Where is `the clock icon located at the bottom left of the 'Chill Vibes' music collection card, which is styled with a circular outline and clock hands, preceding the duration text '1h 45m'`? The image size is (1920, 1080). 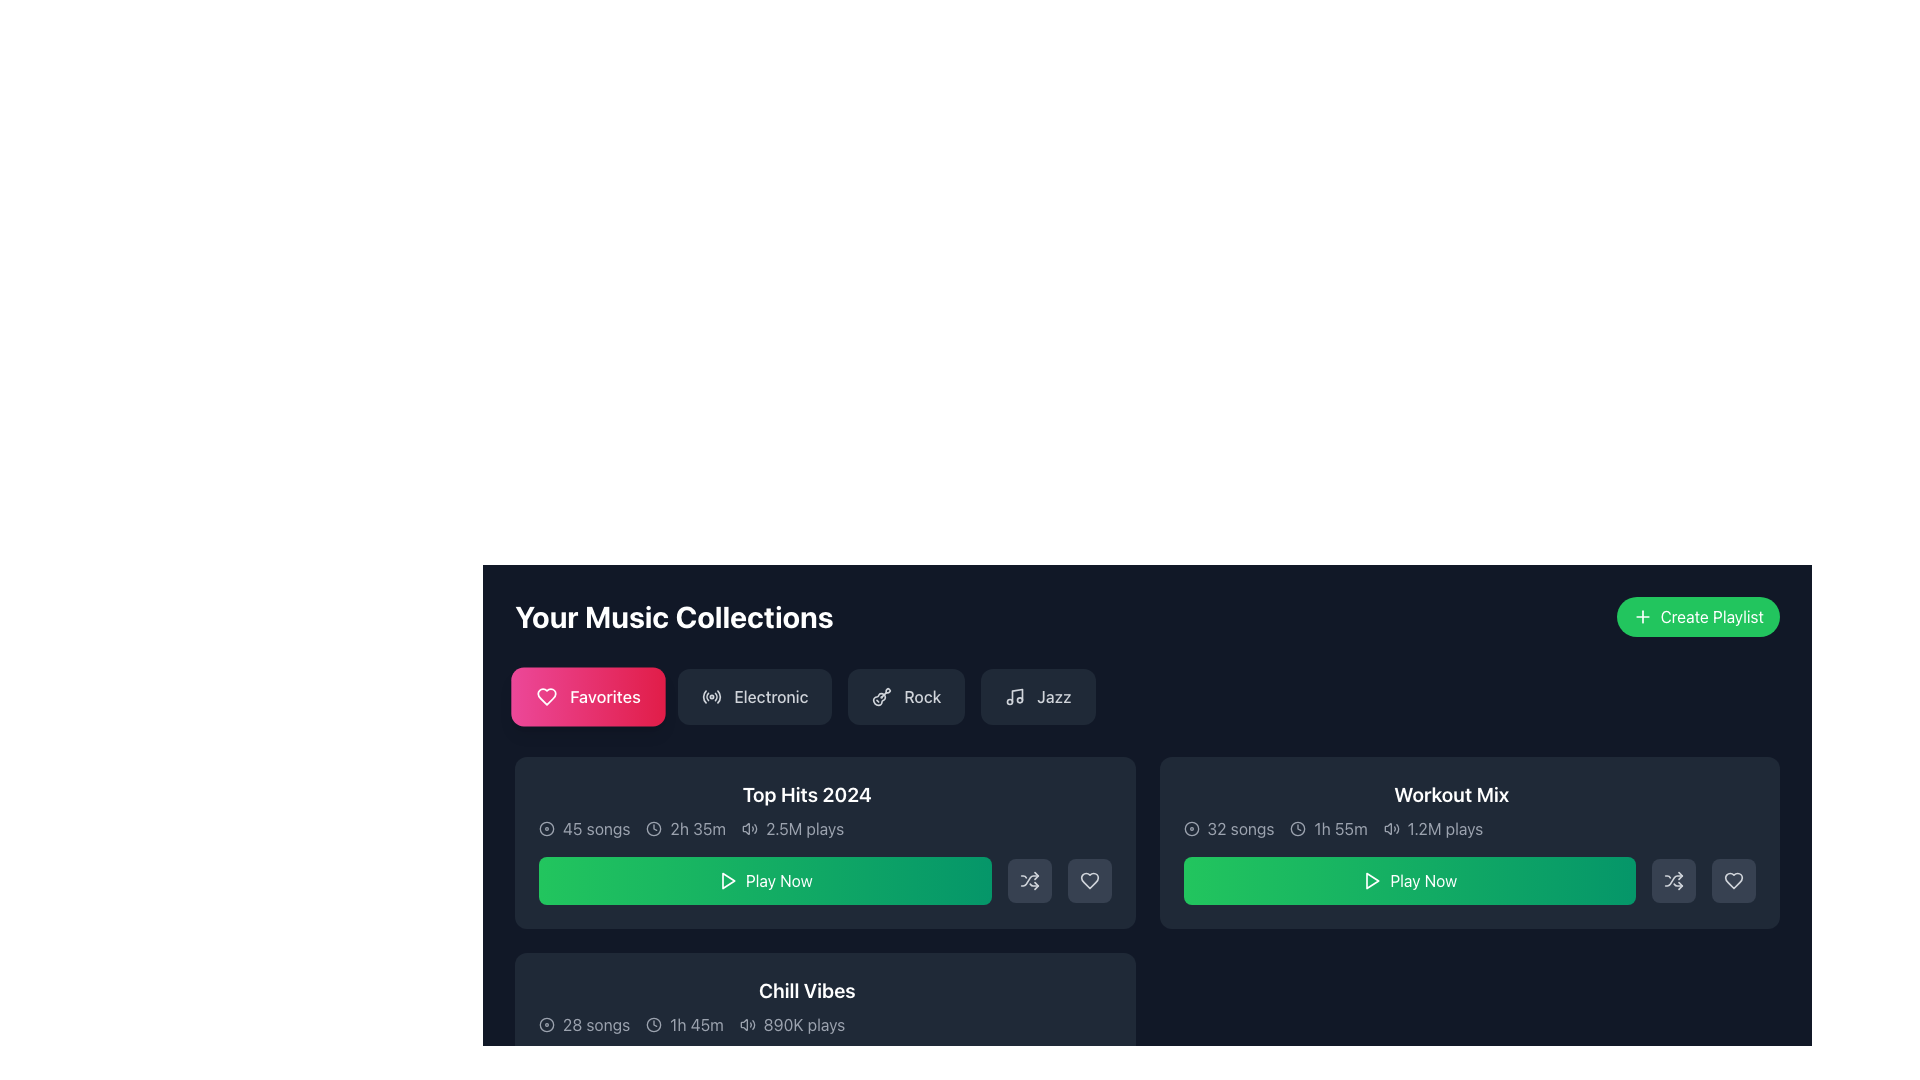
the clock icon located at the bottom left of the 'Chill Vibes' music collection card, which is styled with a circular outline and clock hands, preceding the duration text '1h 45m' is located at coordinates (654, 1025).